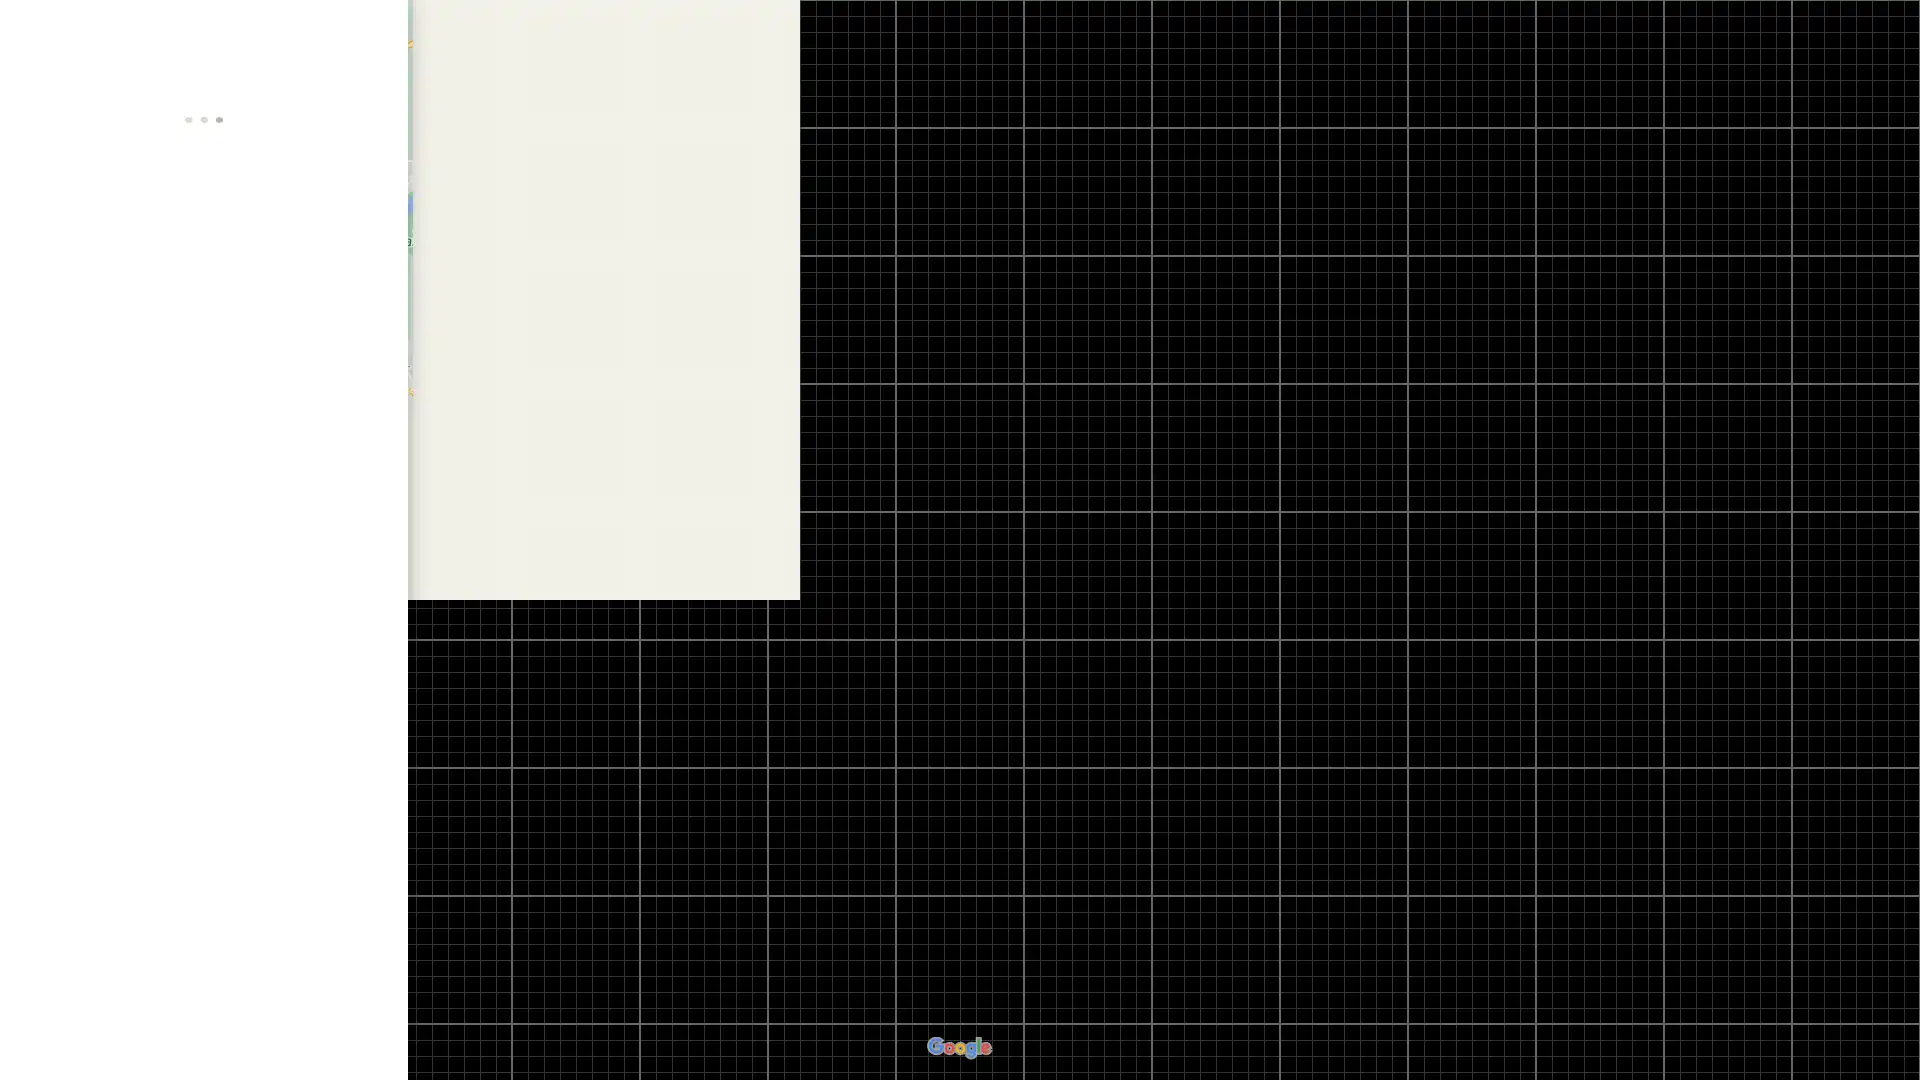 This screenshot has width=1920, height=1080. What do you see at coordinates (204, 693) in the screenshot?
I see `Suggest an edit` at bounding box center [204, 693].